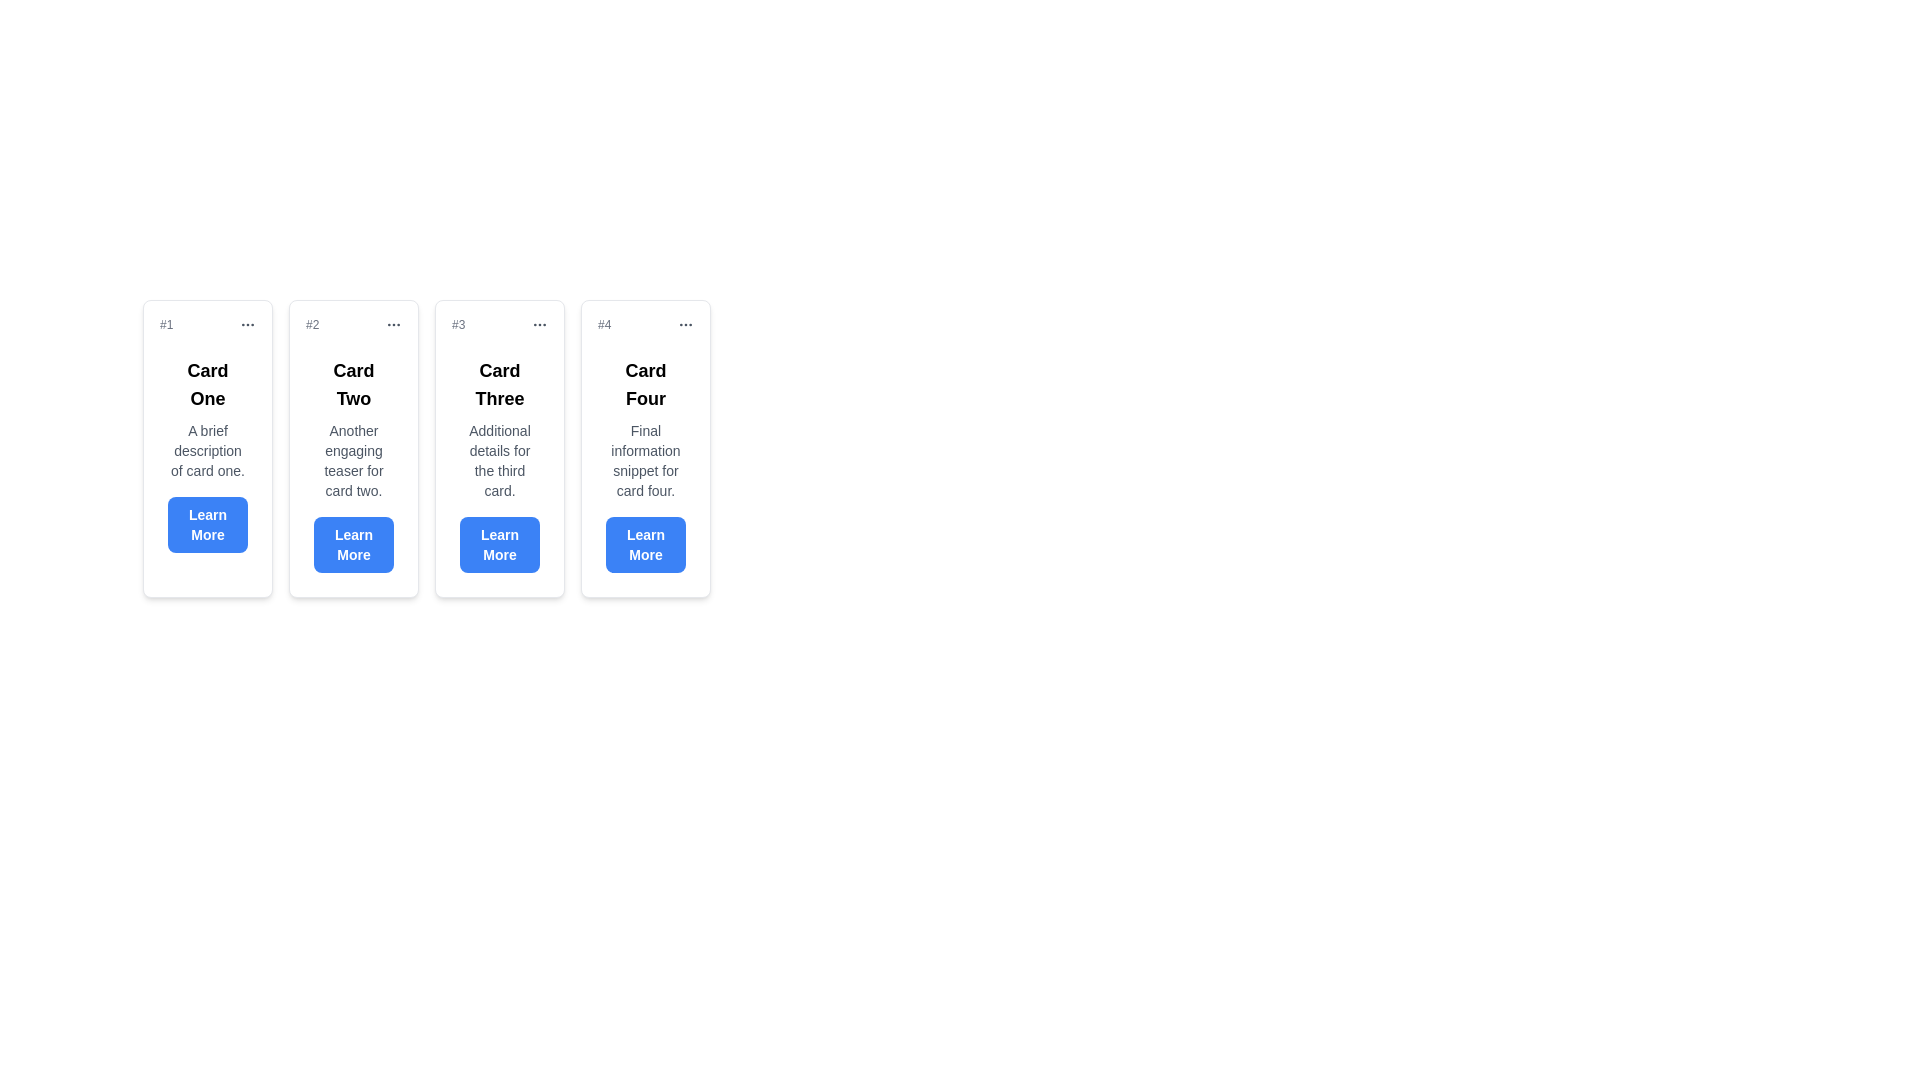  Describe the element at coordinates (686, 323) in the screenshot. I see `the horizontal ellipsis icon in the top-right corner of the card labeled '#4, Card Four'` at that location.